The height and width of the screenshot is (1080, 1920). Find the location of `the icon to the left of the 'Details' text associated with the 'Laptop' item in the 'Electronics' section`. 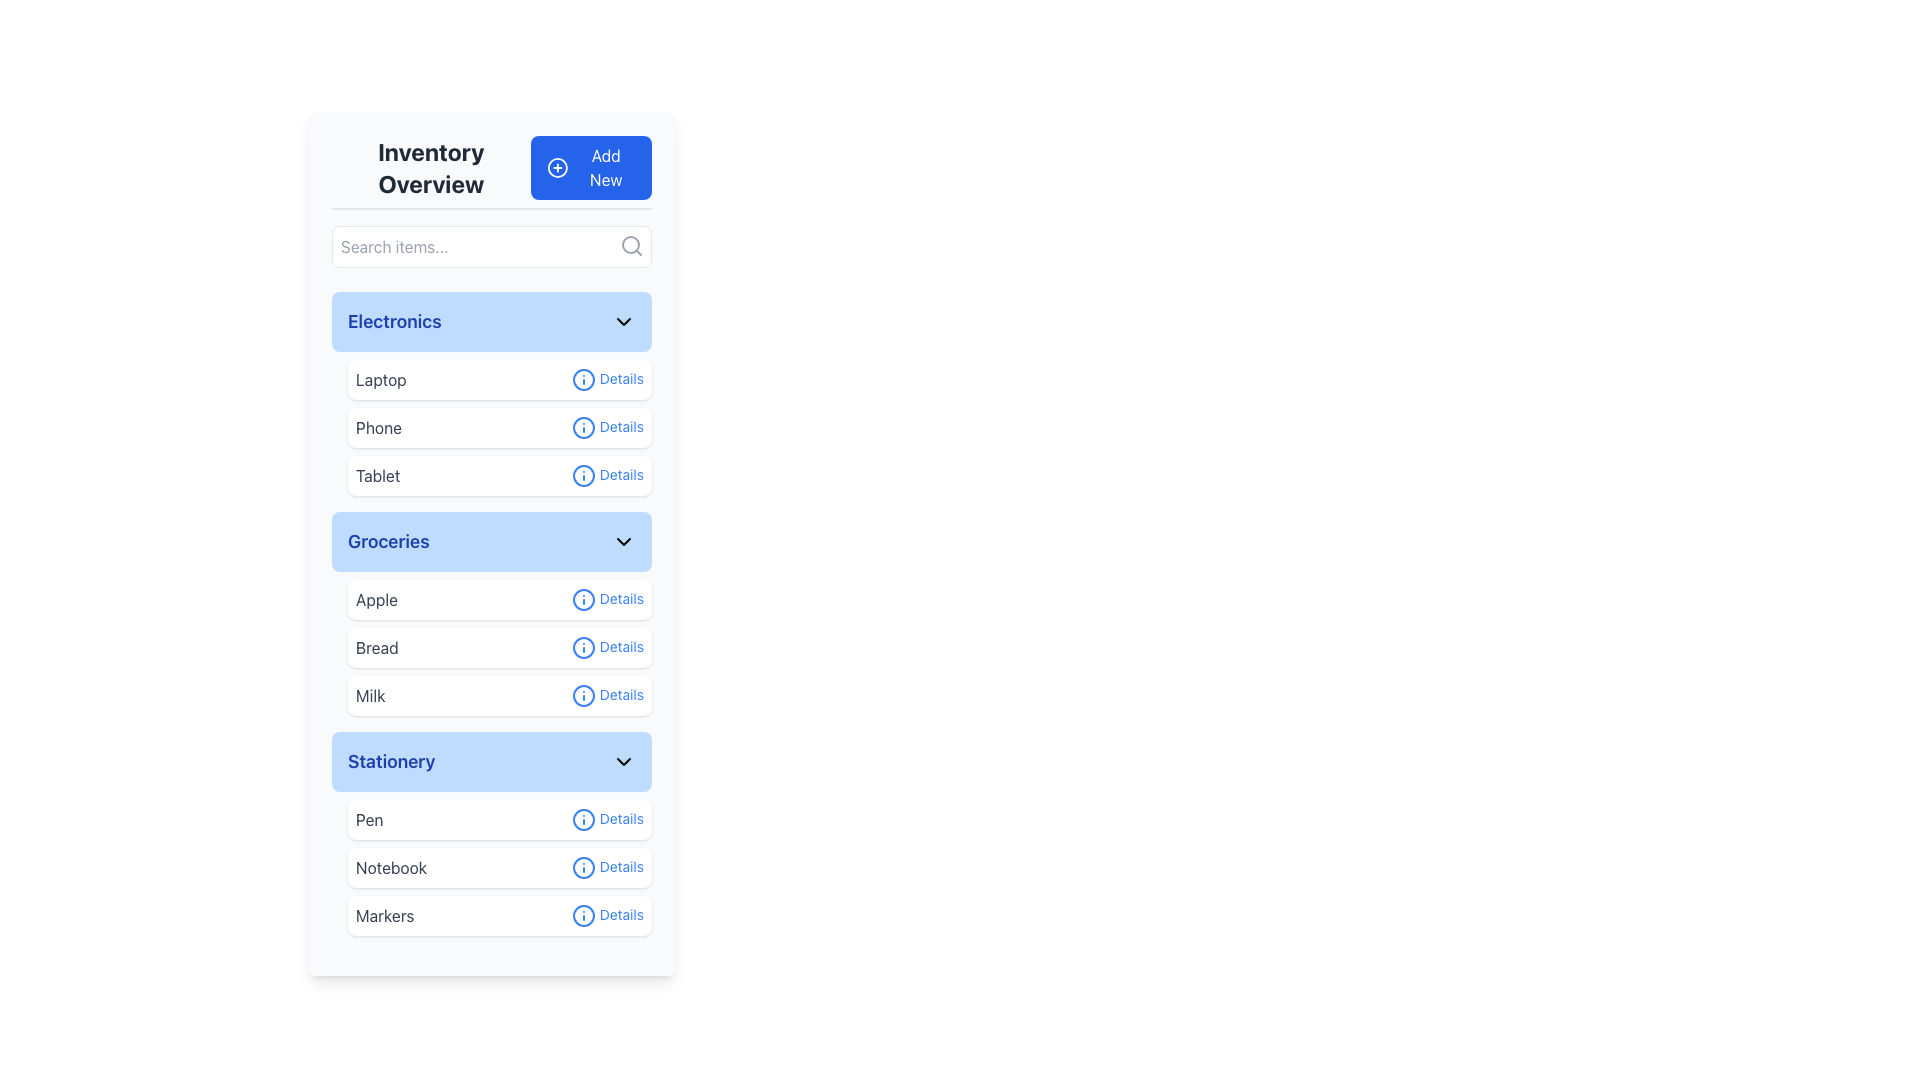

the icon to the left of the 'Details' text associated with the 'Laptop' item in the 'Electronics' section is located at coordinates (582, 380).